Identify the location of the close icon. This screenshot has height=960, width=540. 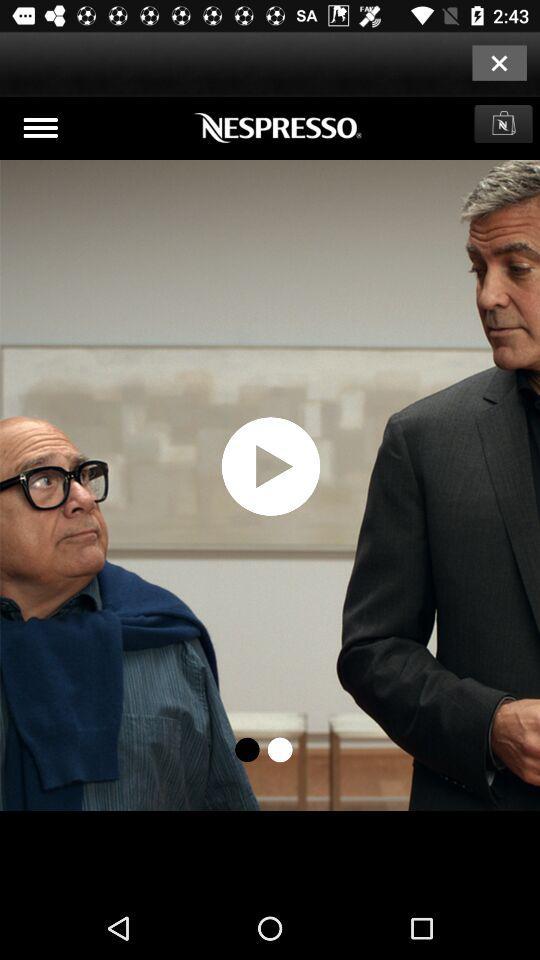
(498, 62).